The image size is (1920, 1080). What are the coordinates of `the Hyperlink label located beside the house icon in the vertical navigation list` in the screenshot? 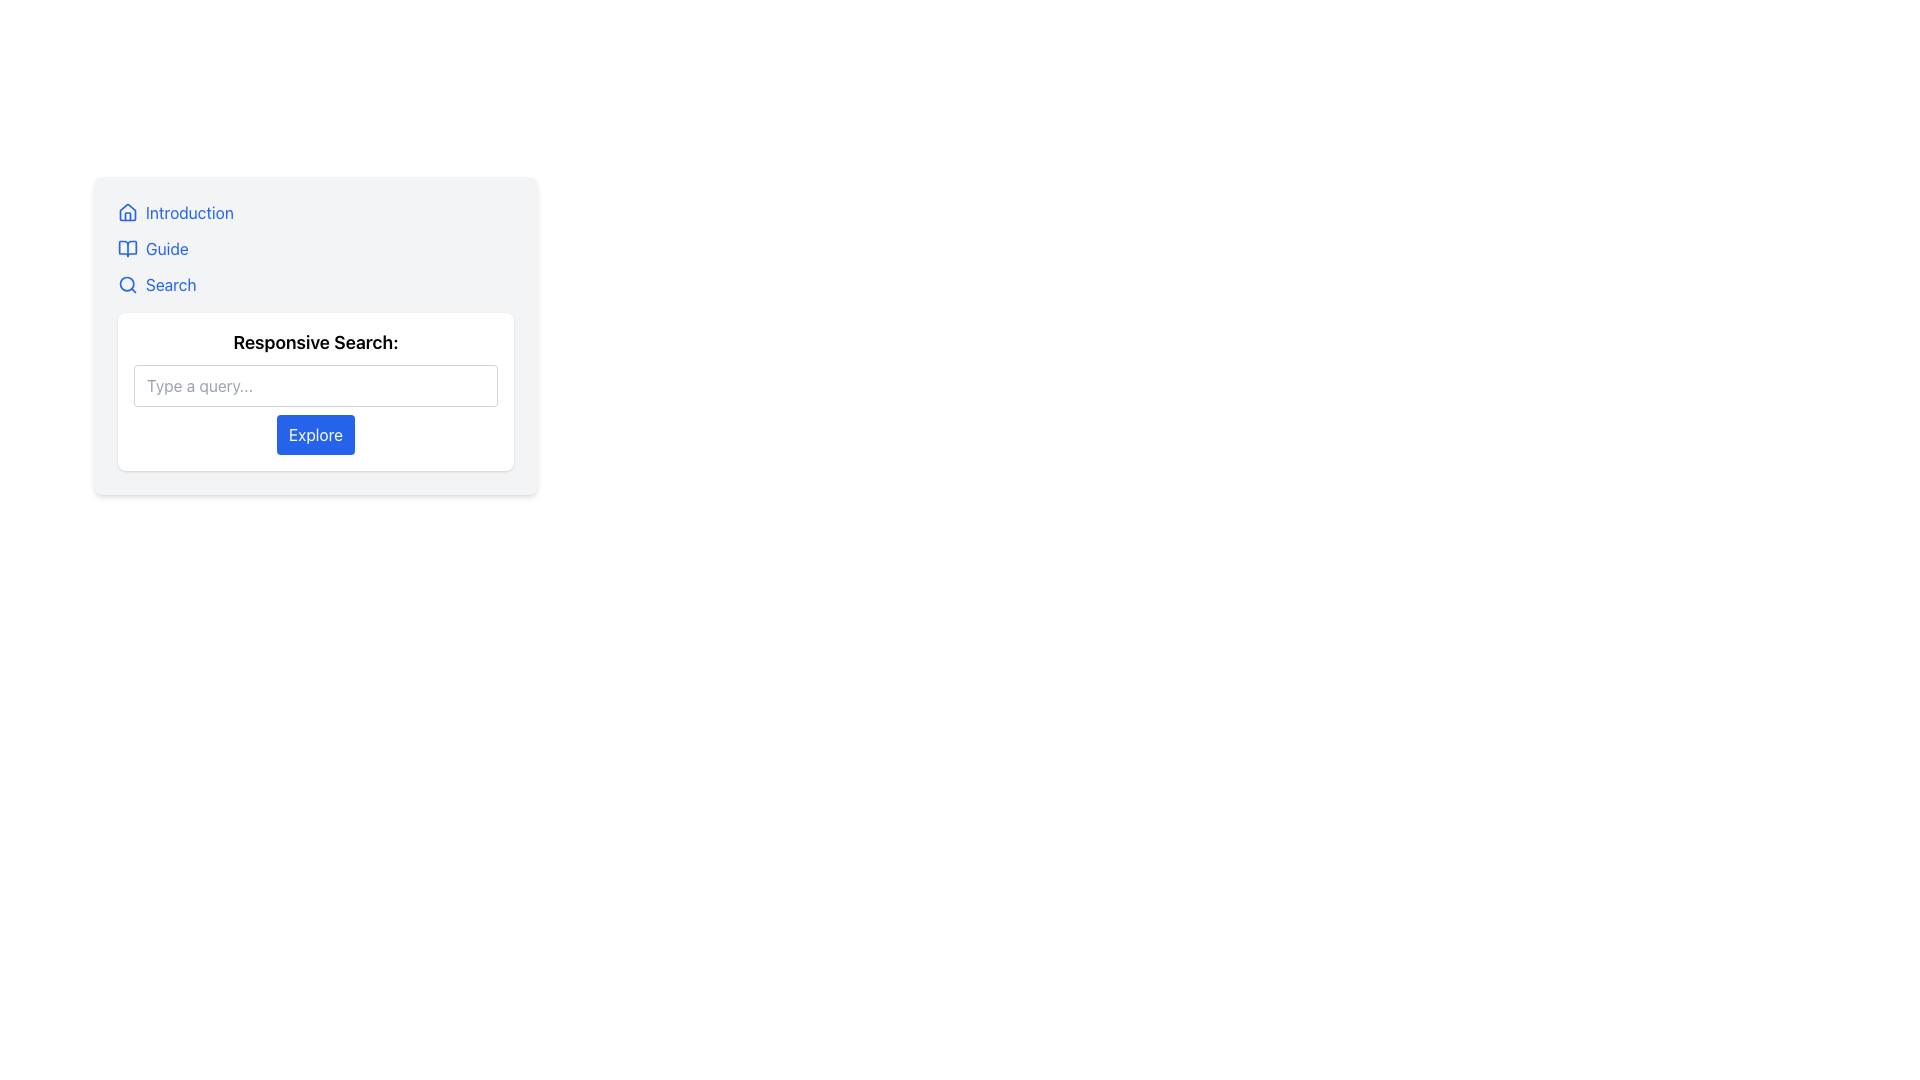 It's located at (189, 212).